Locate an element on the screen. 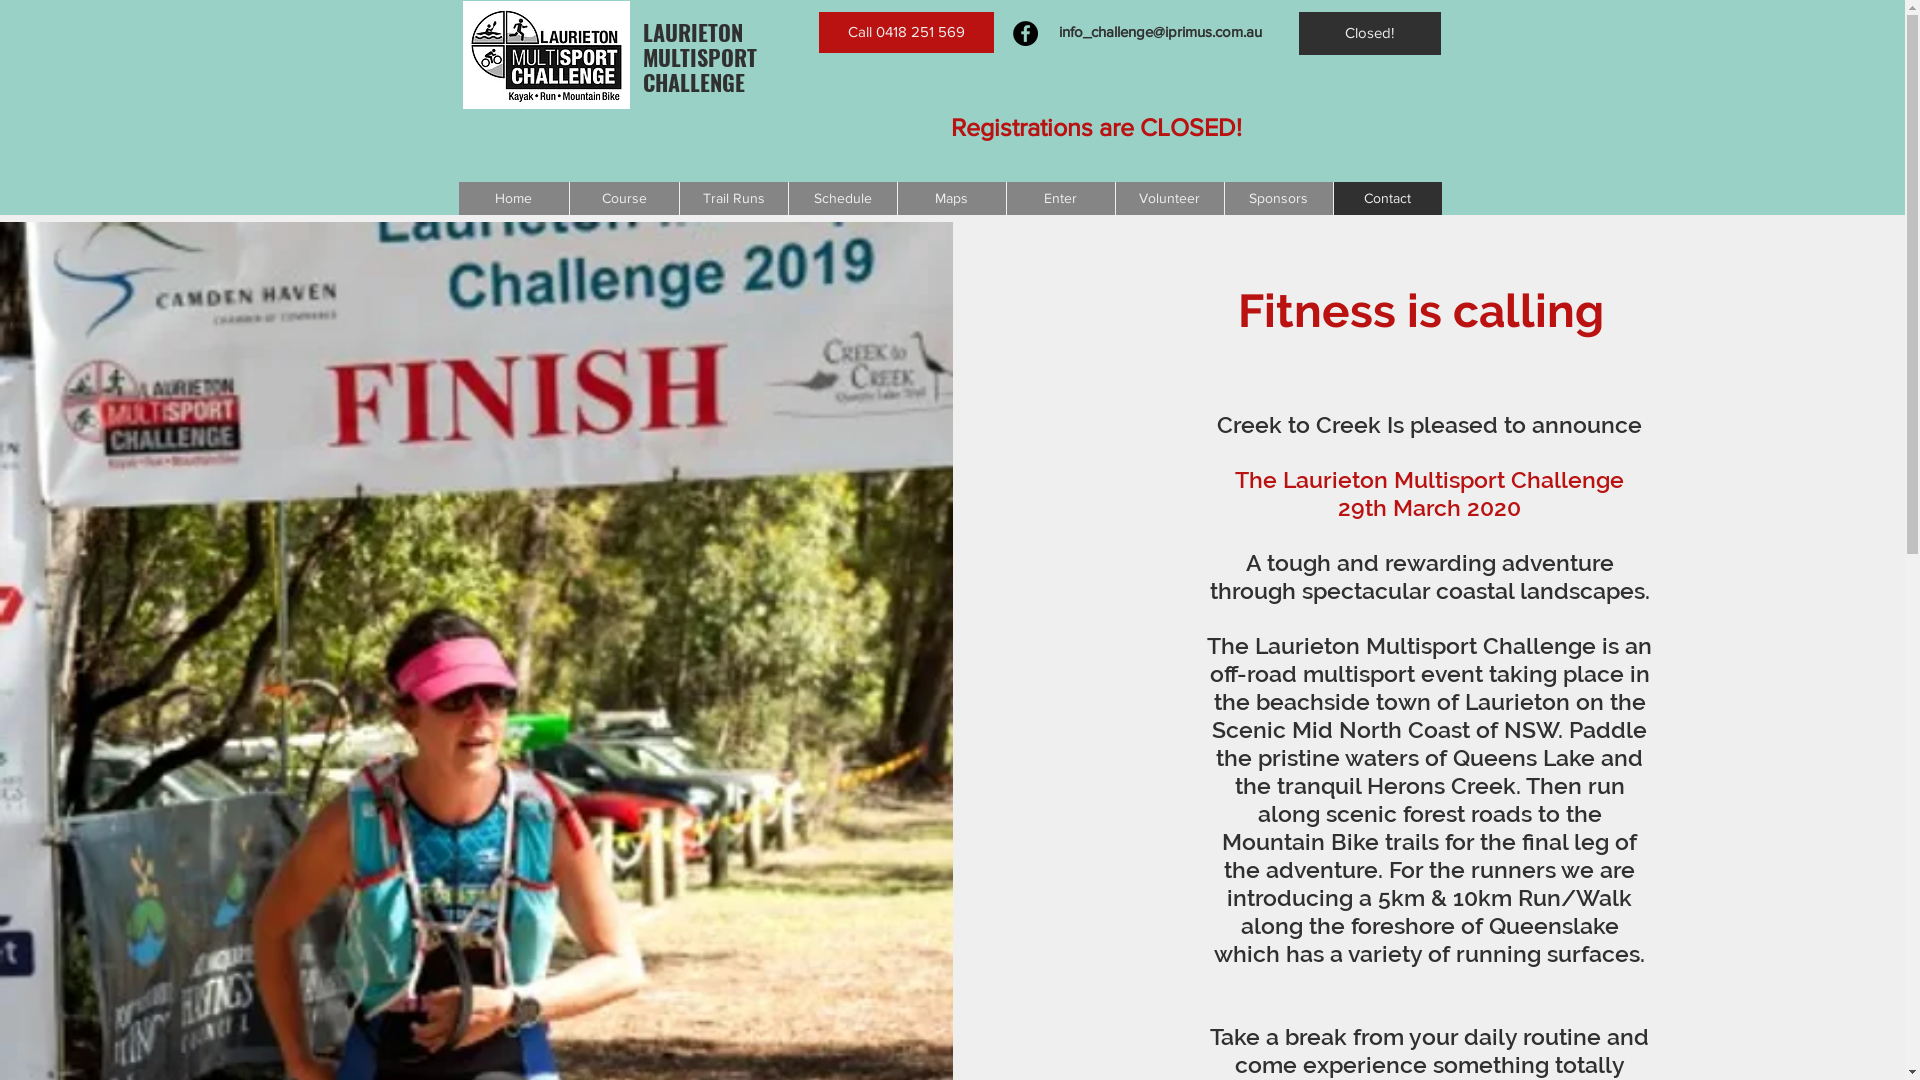  'Call 0418 251 569' is located at coordinates (904, 32).